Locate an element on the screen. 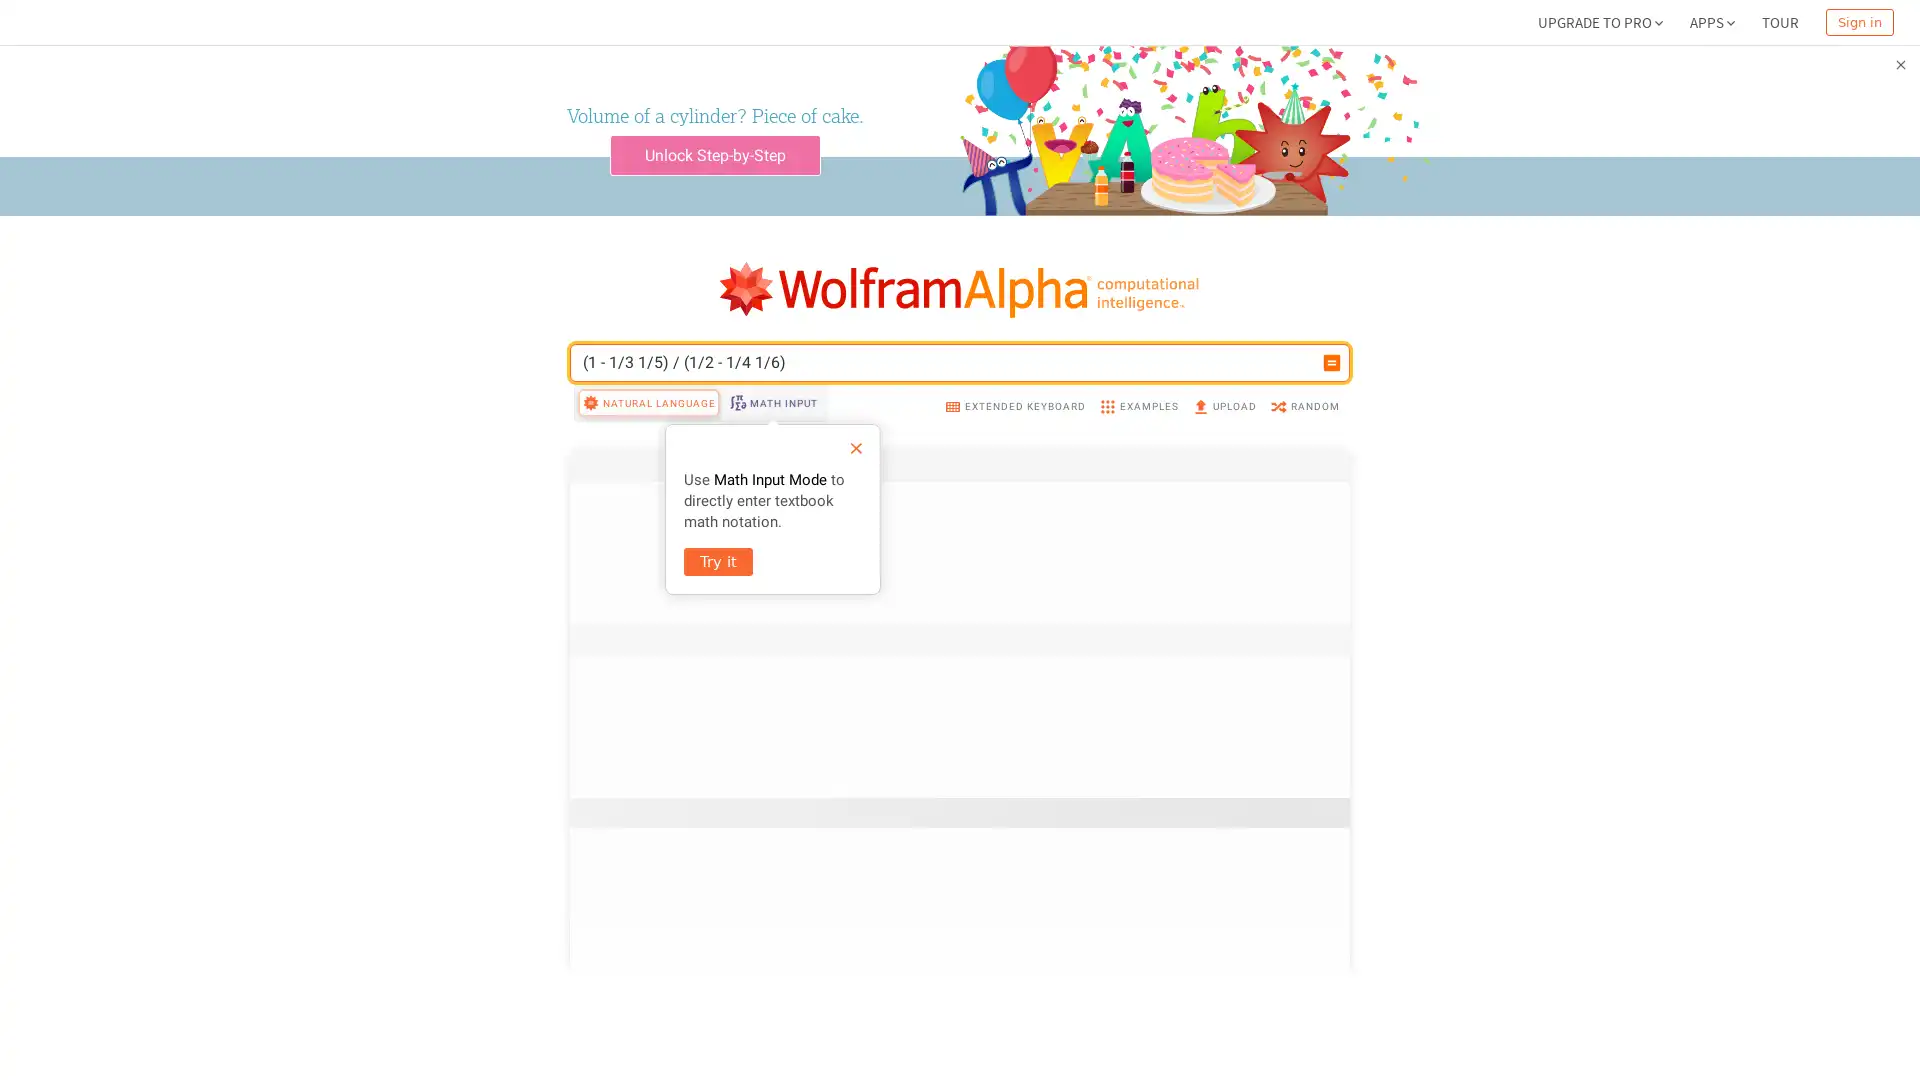  Sign in is located at coordinates (1859, 22).